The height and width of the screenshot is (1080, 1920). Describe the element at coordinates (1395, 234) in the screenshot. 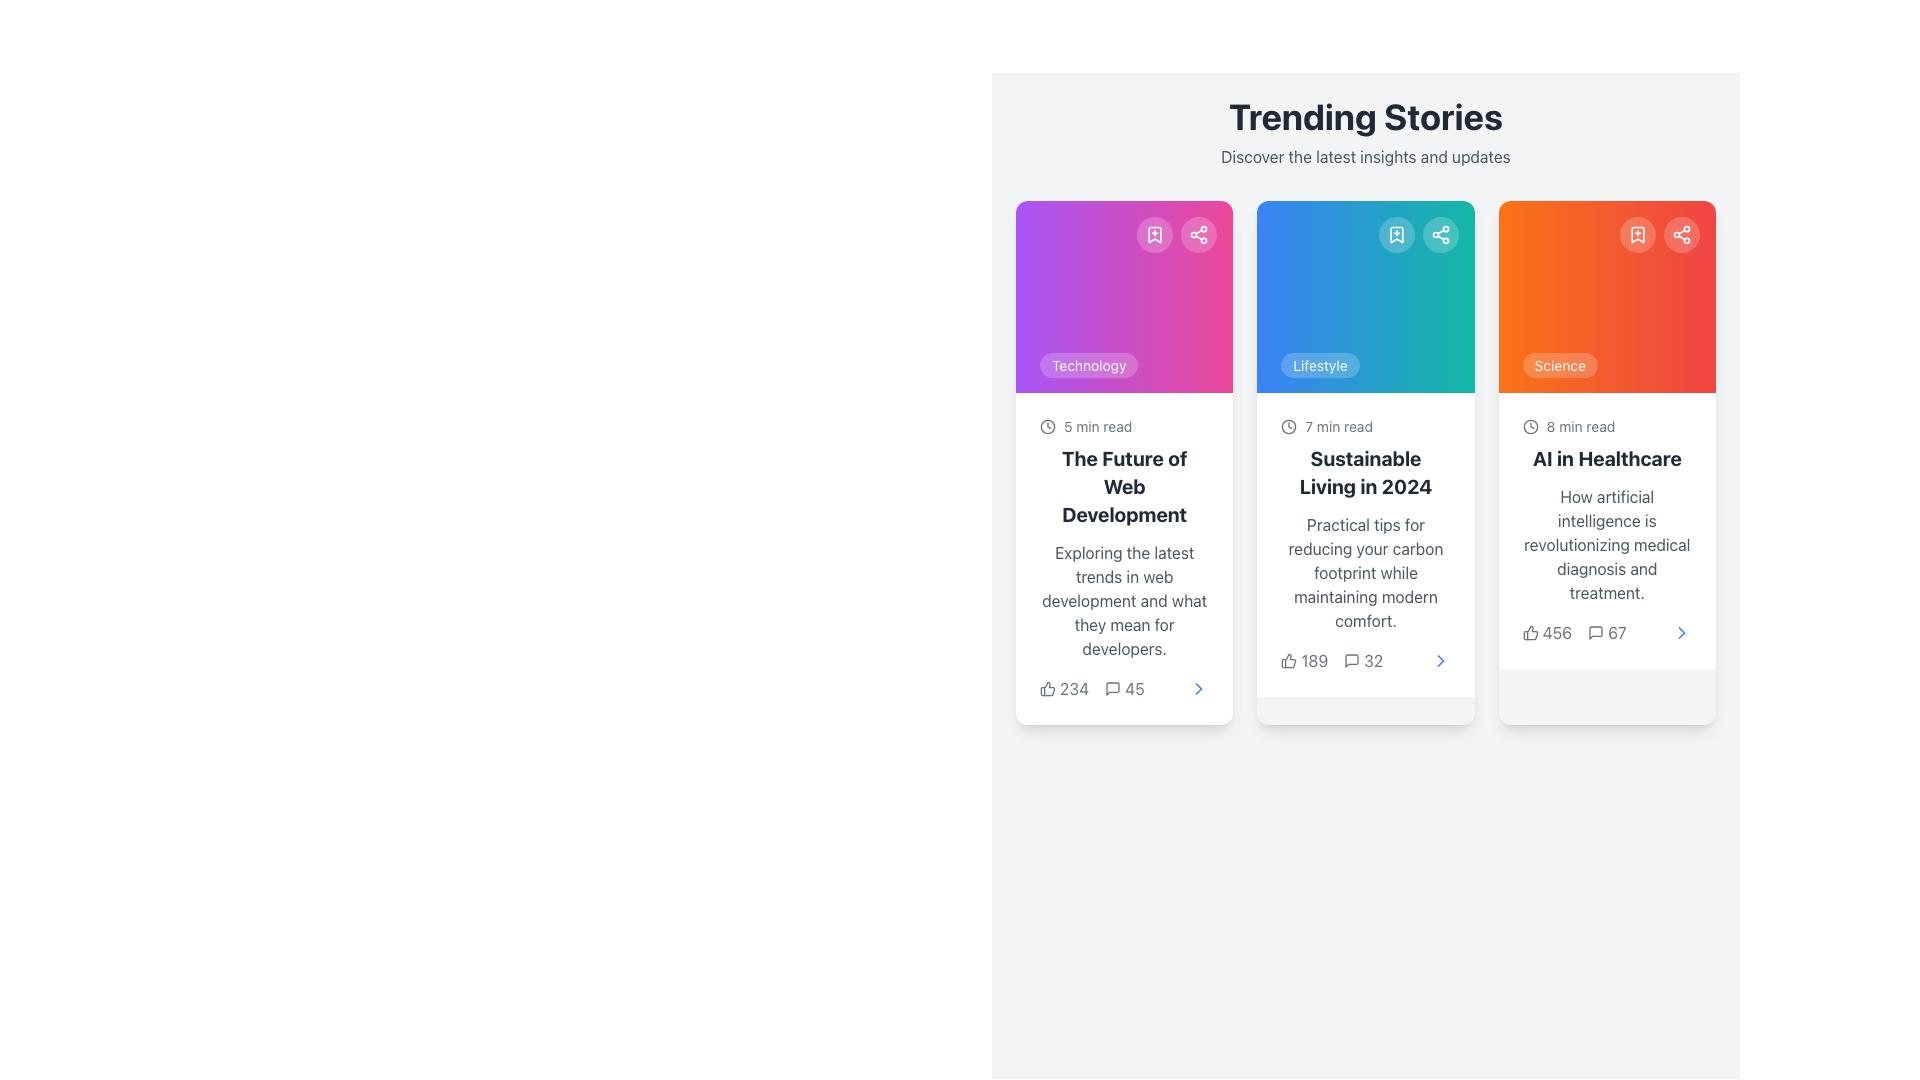

I see `the bookmark icon button with a plus sign located in the top-right corner of the 'Sustainable Living in 2024' card` at that location.